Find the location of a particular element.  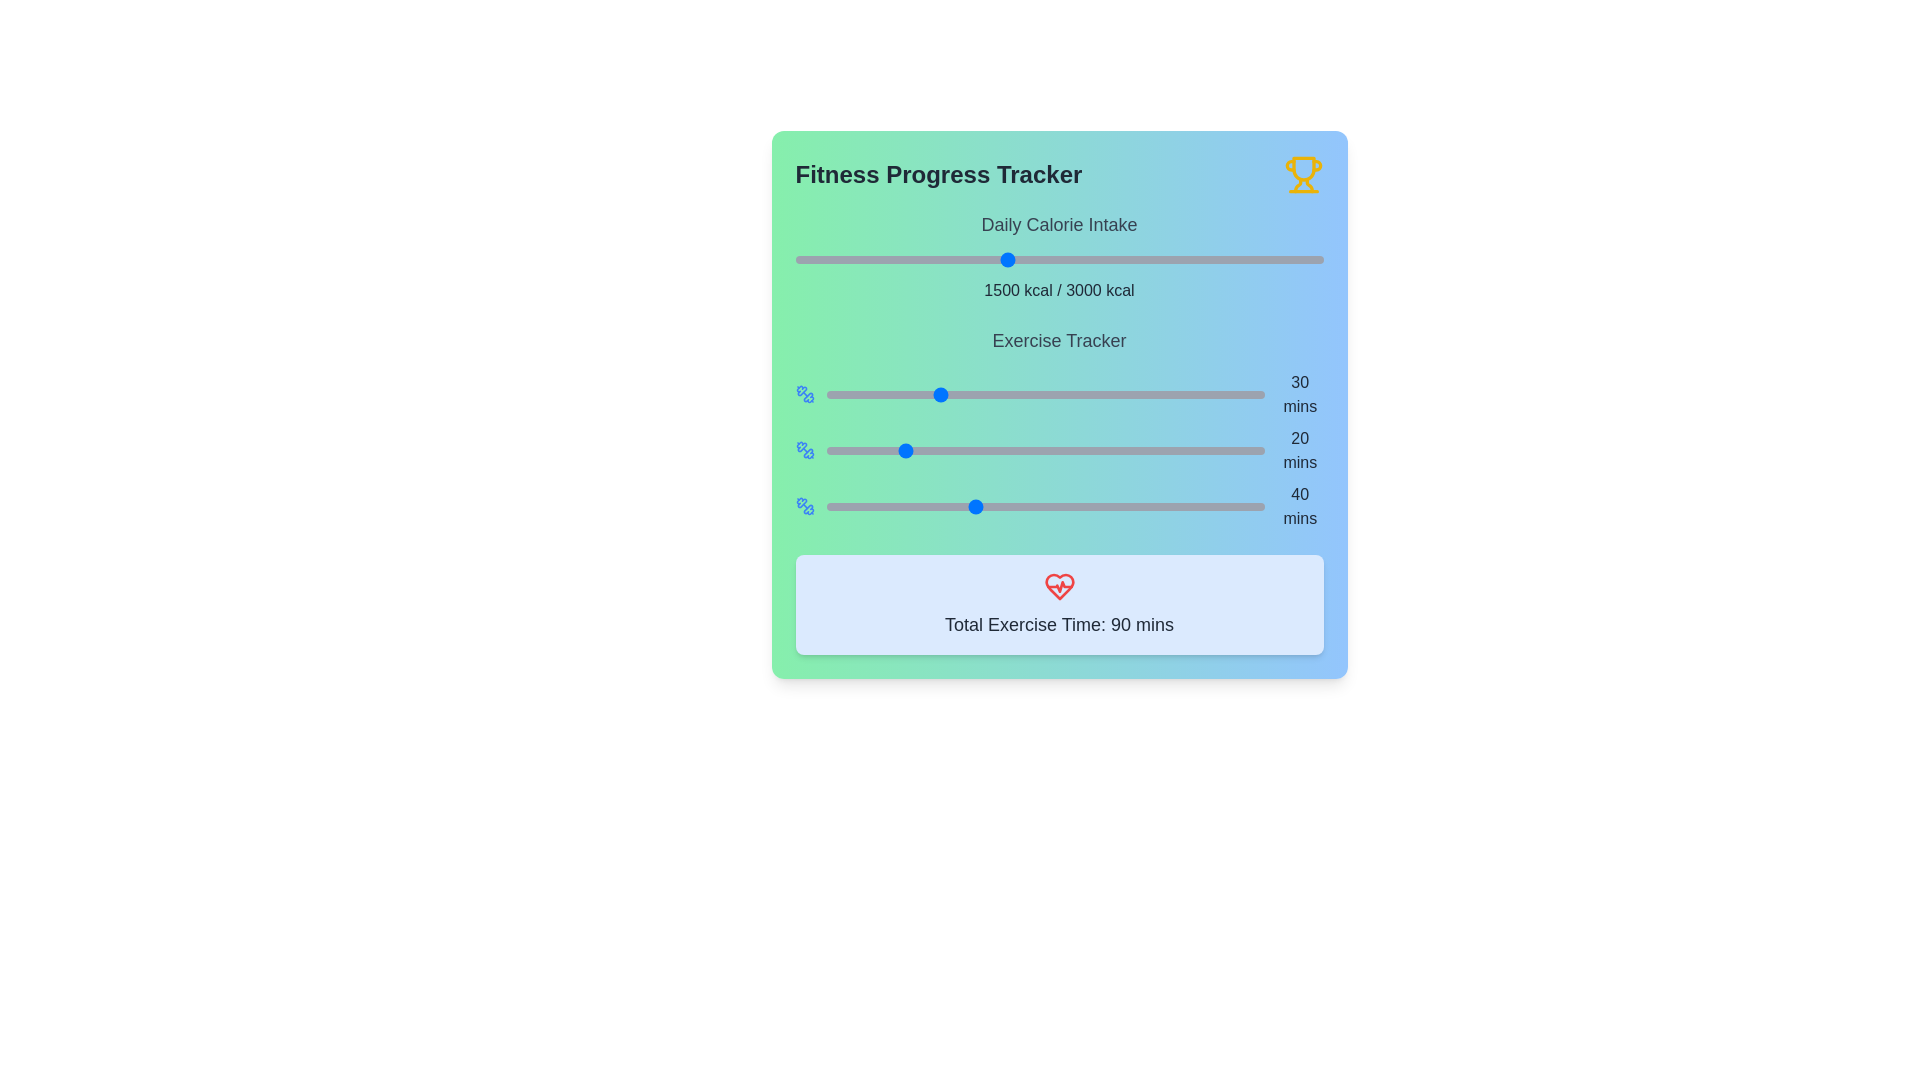

calorie intake is located at coordinates (930, 258).